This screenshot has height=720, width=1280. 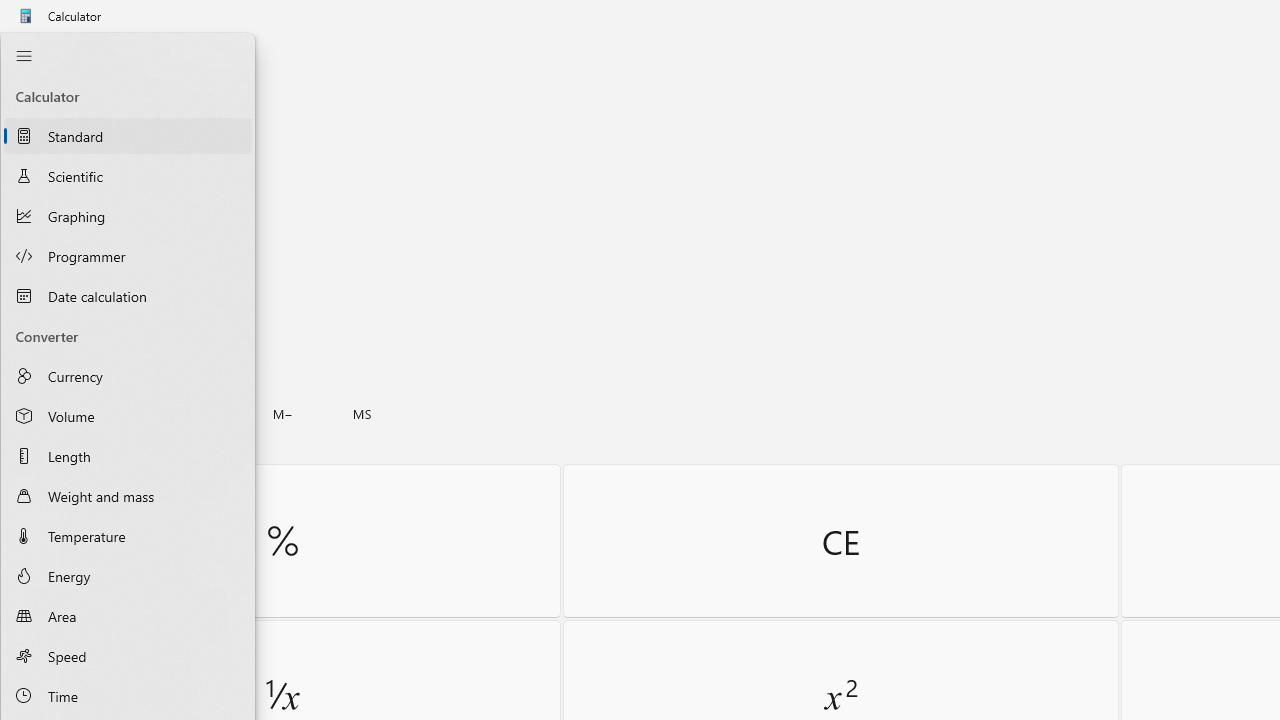 I want to click on 'Clear entry', so click(x=840, y=540).